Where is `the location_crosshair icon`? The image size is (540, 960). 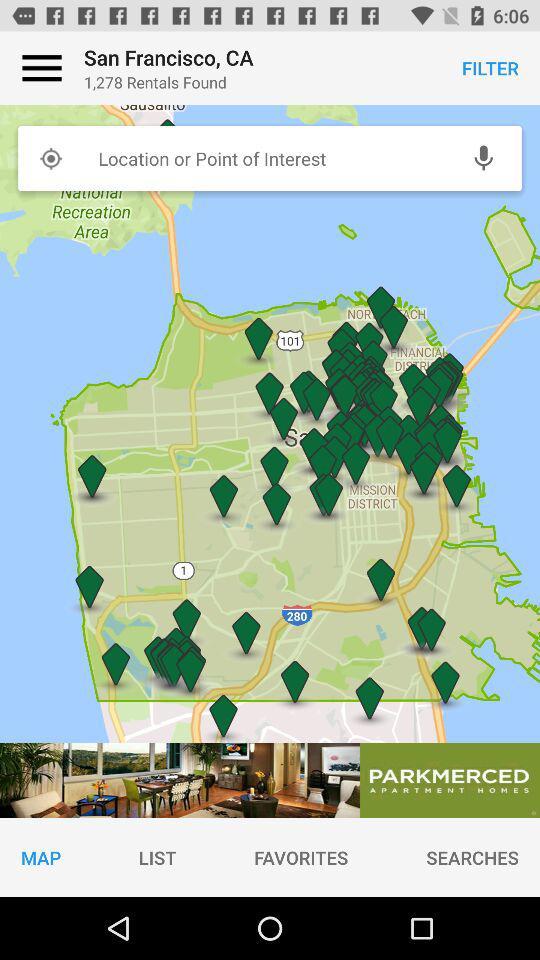
the location_crosshair icon is located at coordinates (50, 157).